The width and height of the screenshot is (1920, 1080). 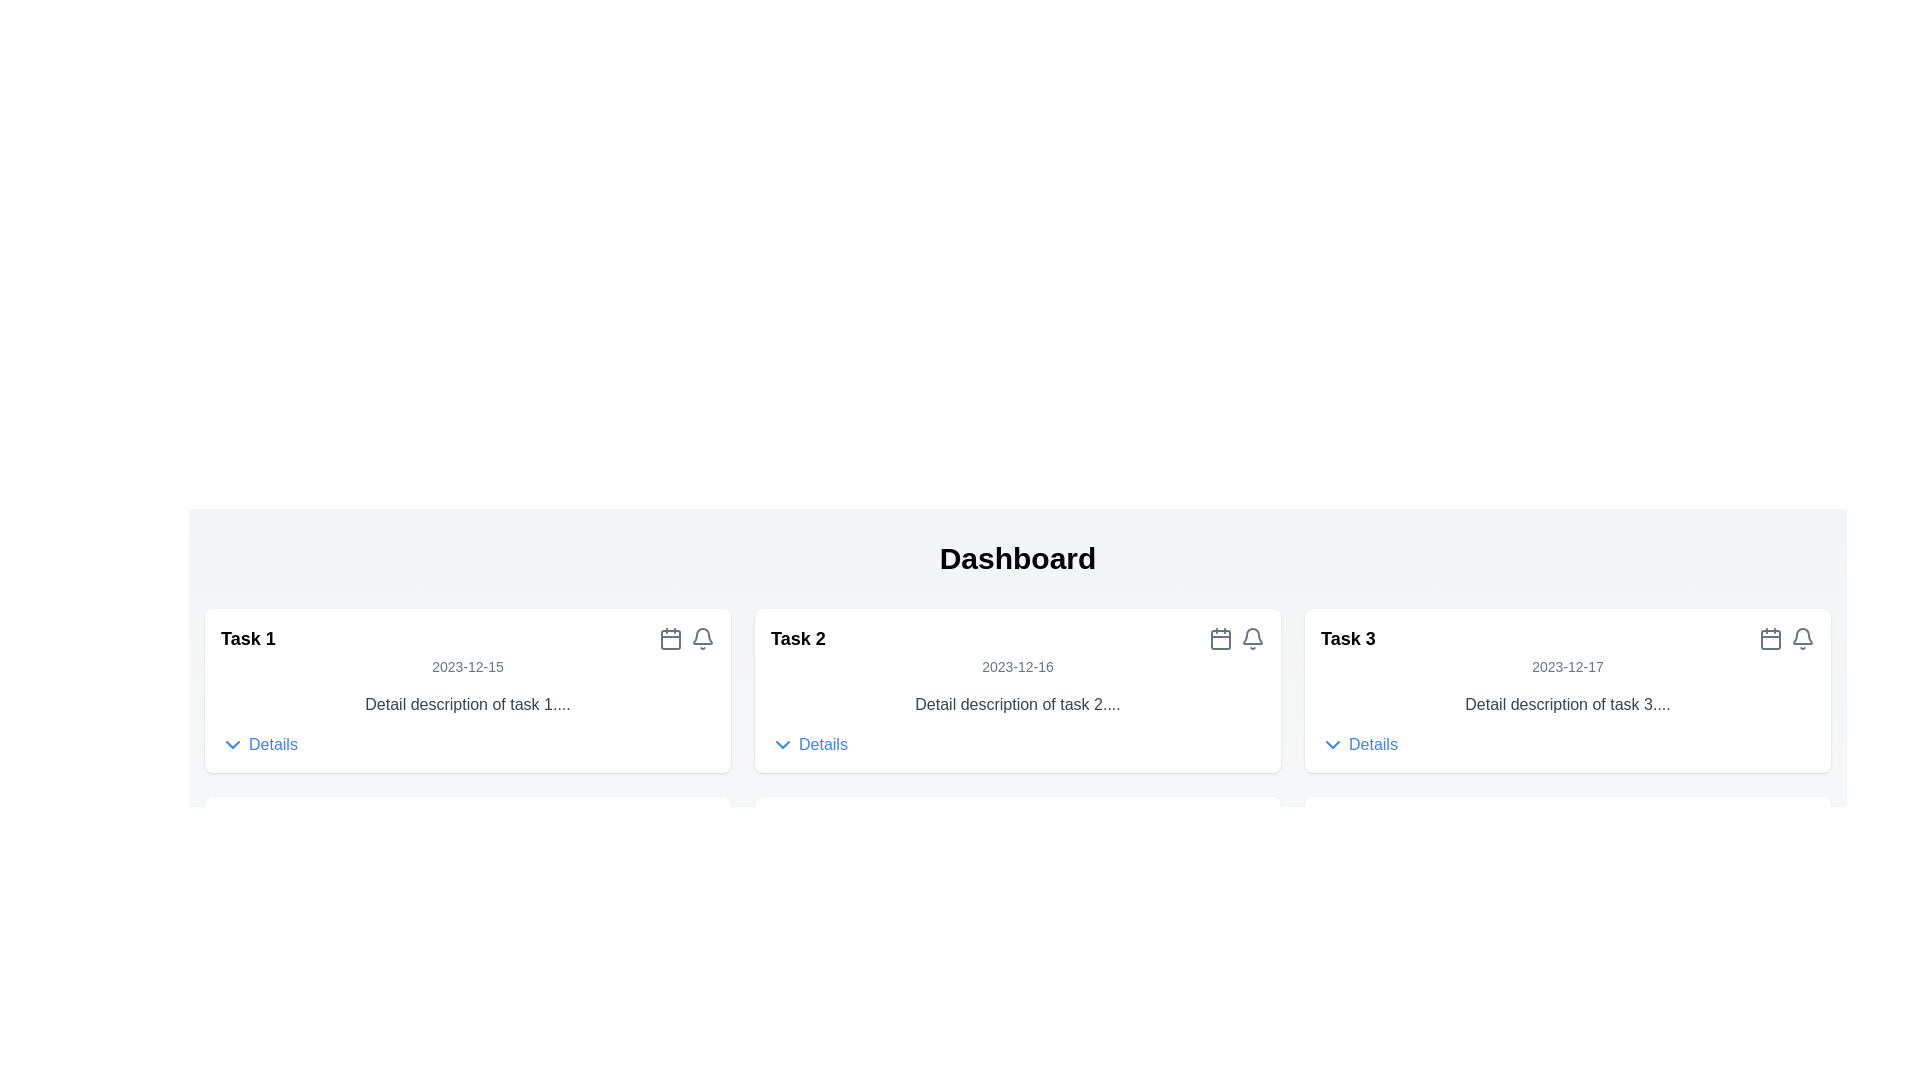 What do you see at coordinates (1567, 704) in the screenshot?
I see `the static text display containing 'Detail description of task 3....' that is located below the date '2023-12-17' within the 'Task 3' card` at bounding box center [1567, 704].